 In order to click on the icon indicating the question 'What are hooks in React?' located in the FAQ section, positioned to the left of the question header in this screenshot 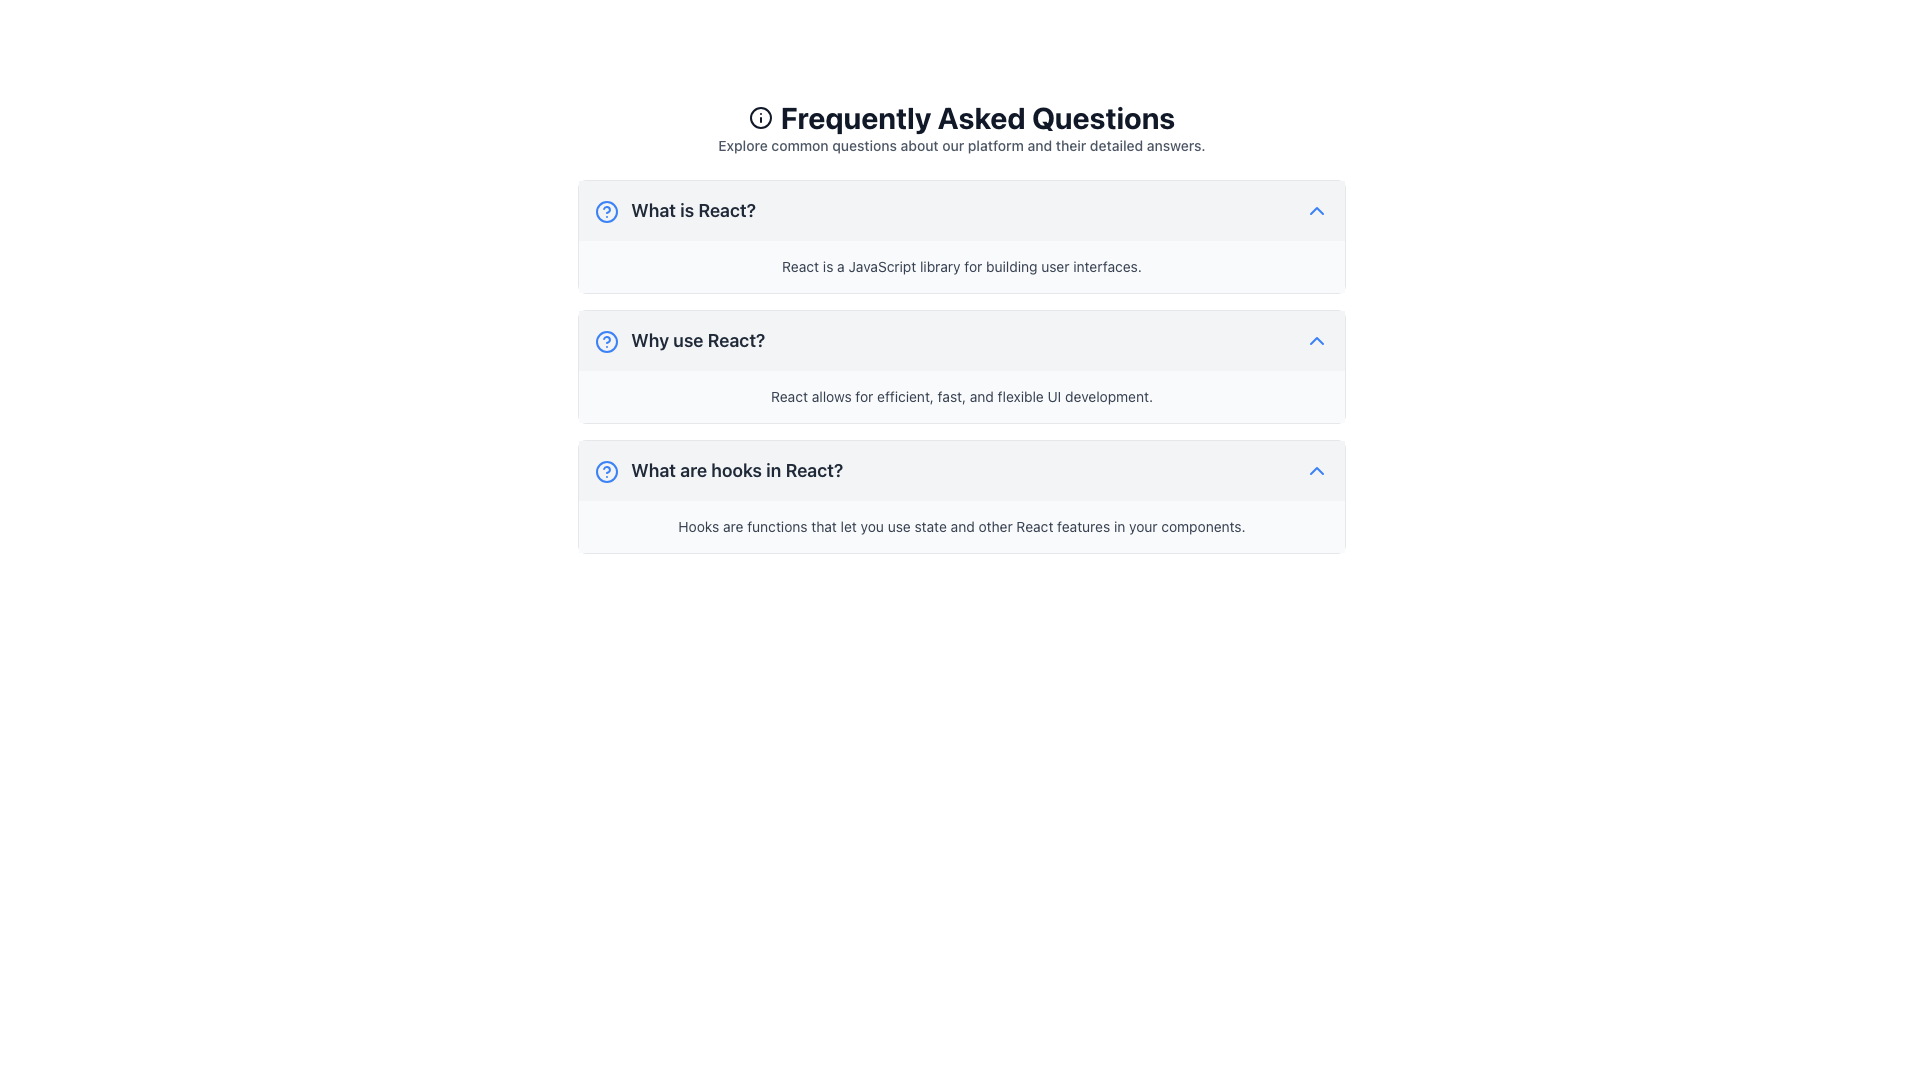, I will do `click(605, 471)`.